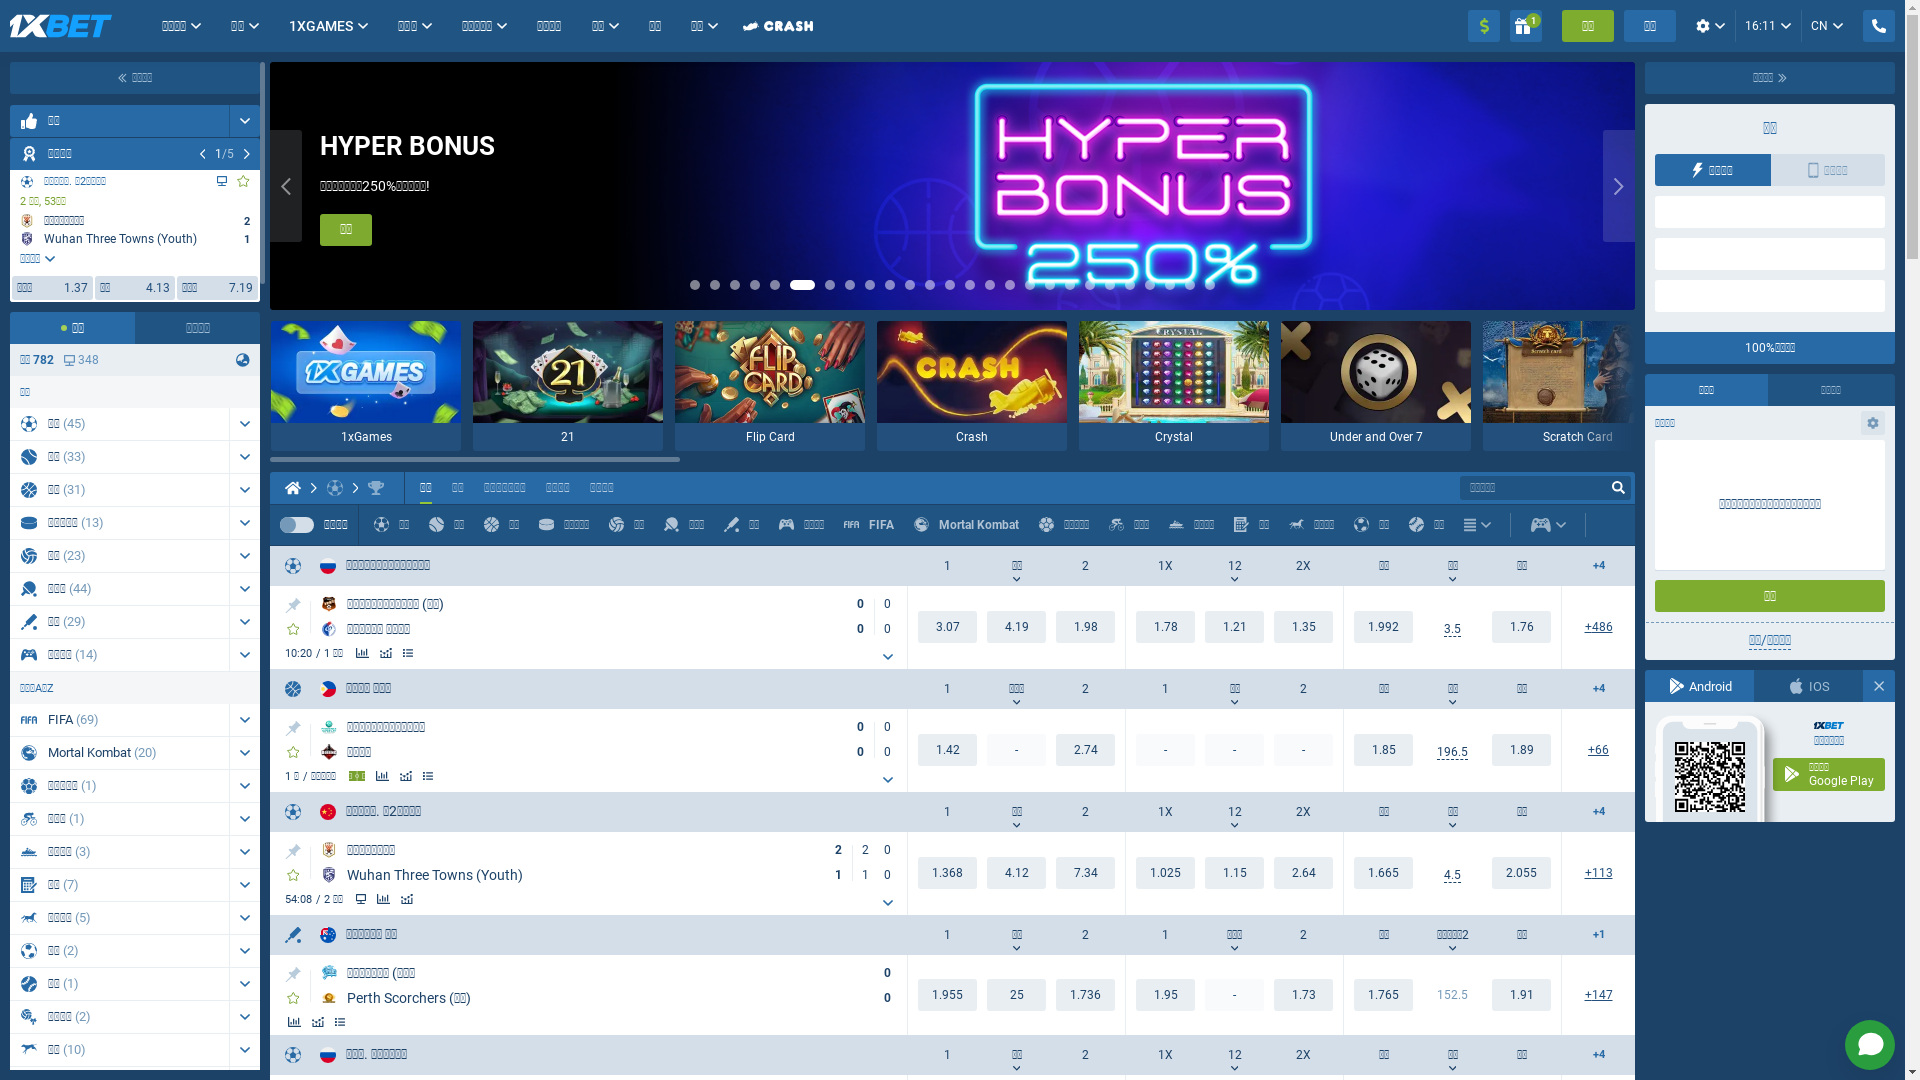 Image resolution: width=1920 pixels, height=1080 pixels. Describe the element at coordinates (1382, 995) in the screenshot. I see `'1.765'` at that location.